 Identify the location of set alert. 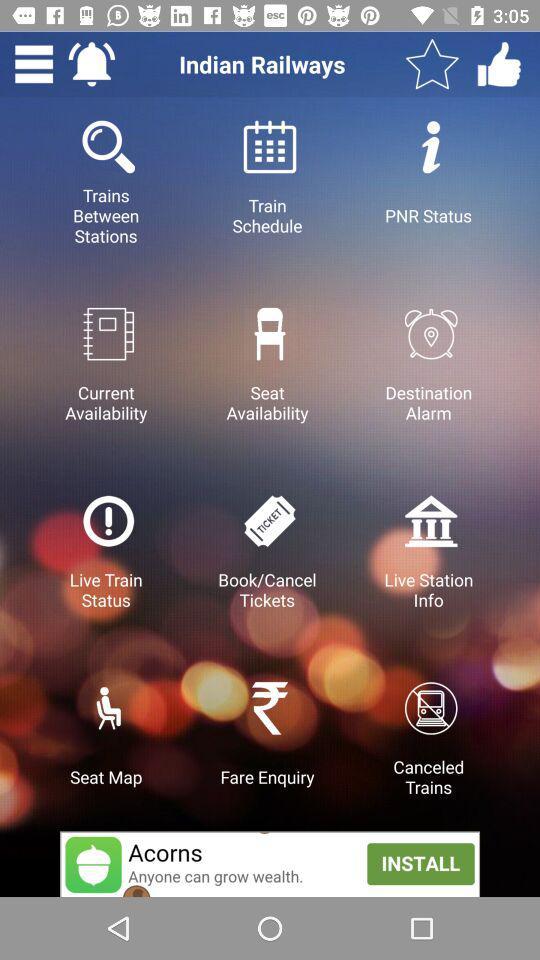
(90, 64).